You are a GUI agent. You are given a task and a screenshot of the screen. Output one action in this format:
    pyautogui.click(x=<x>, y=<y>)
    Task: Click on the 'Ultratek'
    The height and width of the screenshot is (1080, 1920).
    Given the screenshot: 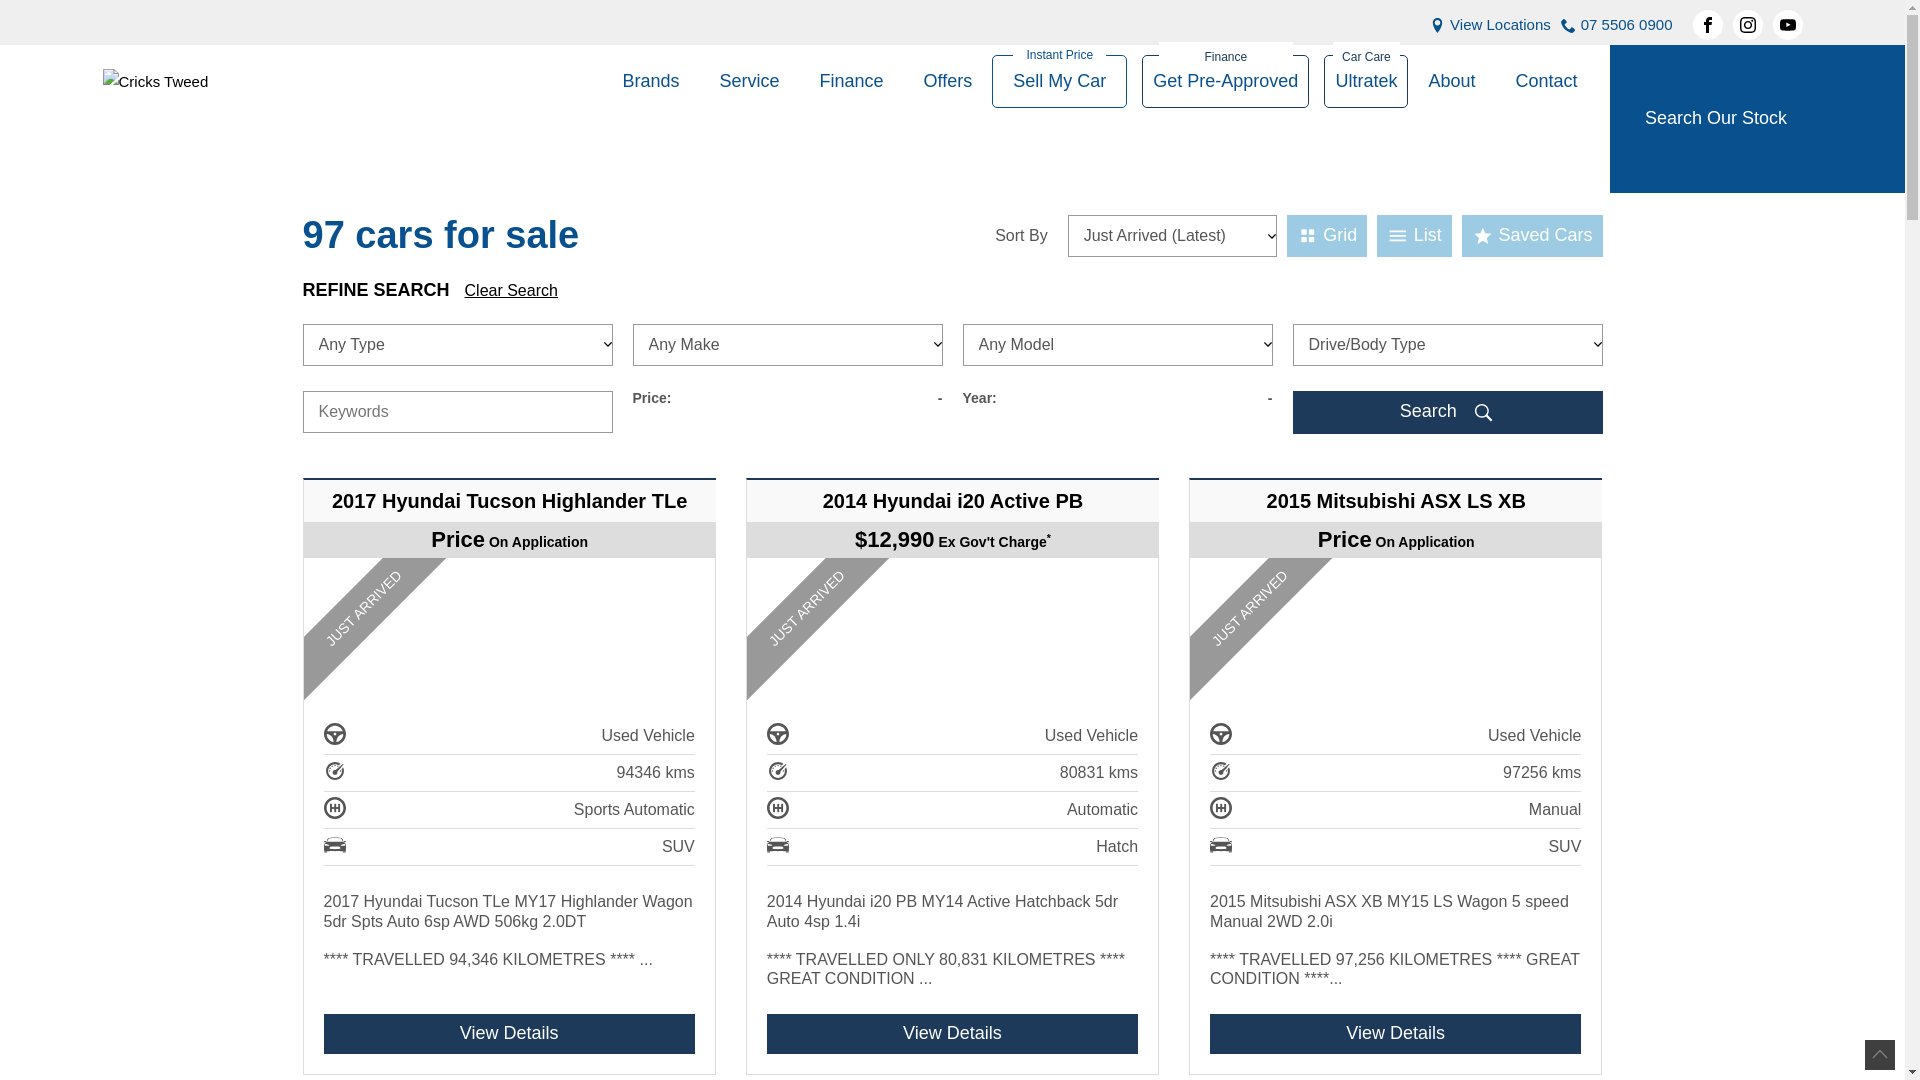 What is the action you would take?
    pyautogui.click(x=1324, y=80)
    